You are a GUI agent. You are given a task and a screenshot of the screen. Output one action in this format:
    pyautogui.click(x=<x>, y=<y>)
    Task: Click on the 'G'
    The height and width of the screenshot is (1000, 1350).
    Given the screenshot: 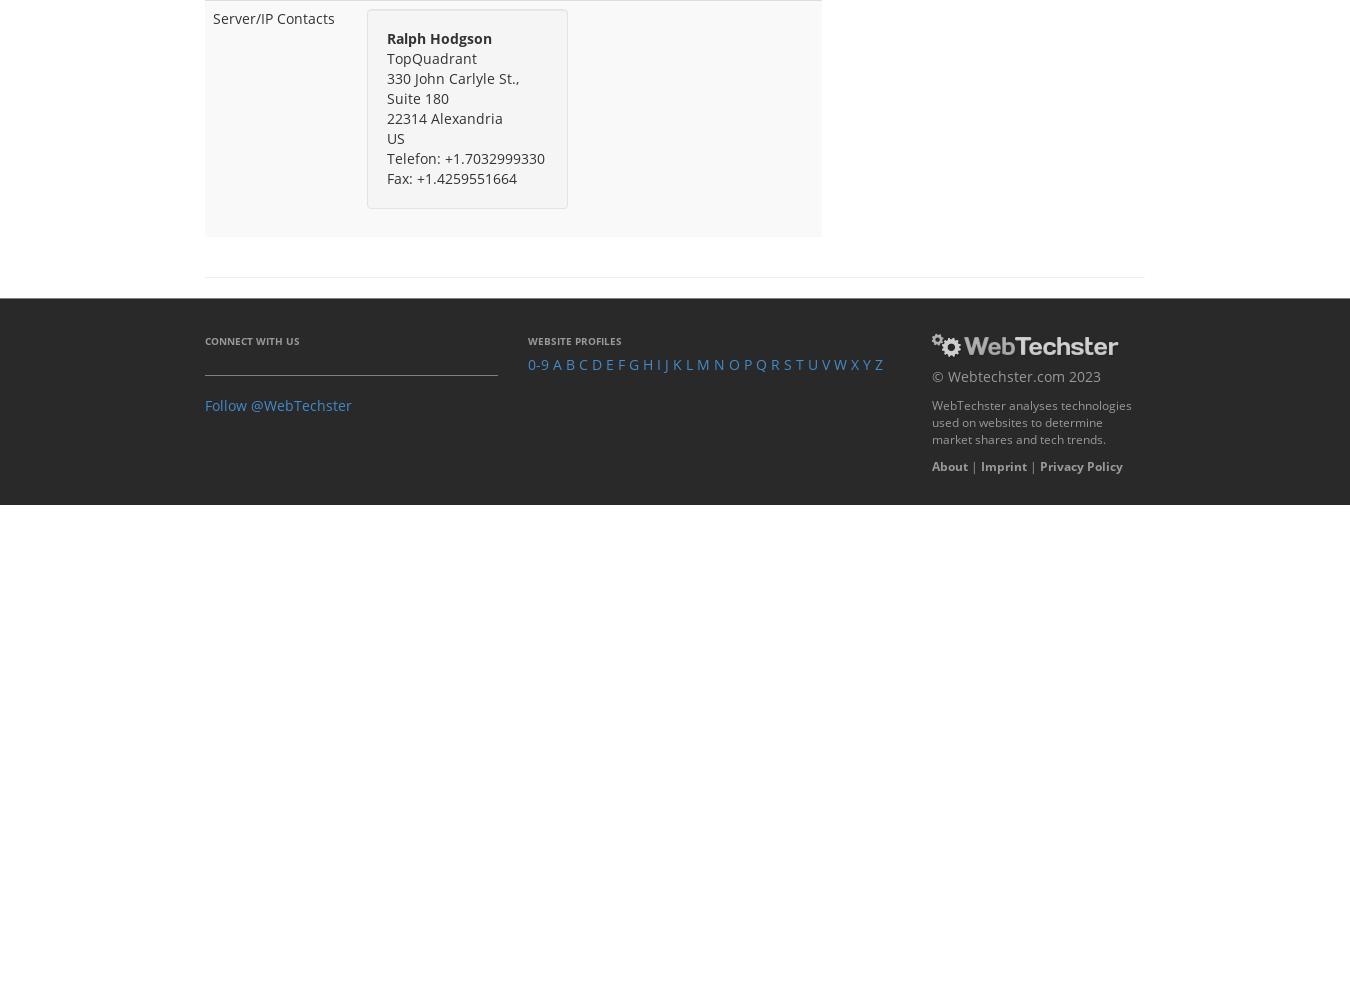 What is the action you would take?
    pyautogui.click(x=633, y=362)
    